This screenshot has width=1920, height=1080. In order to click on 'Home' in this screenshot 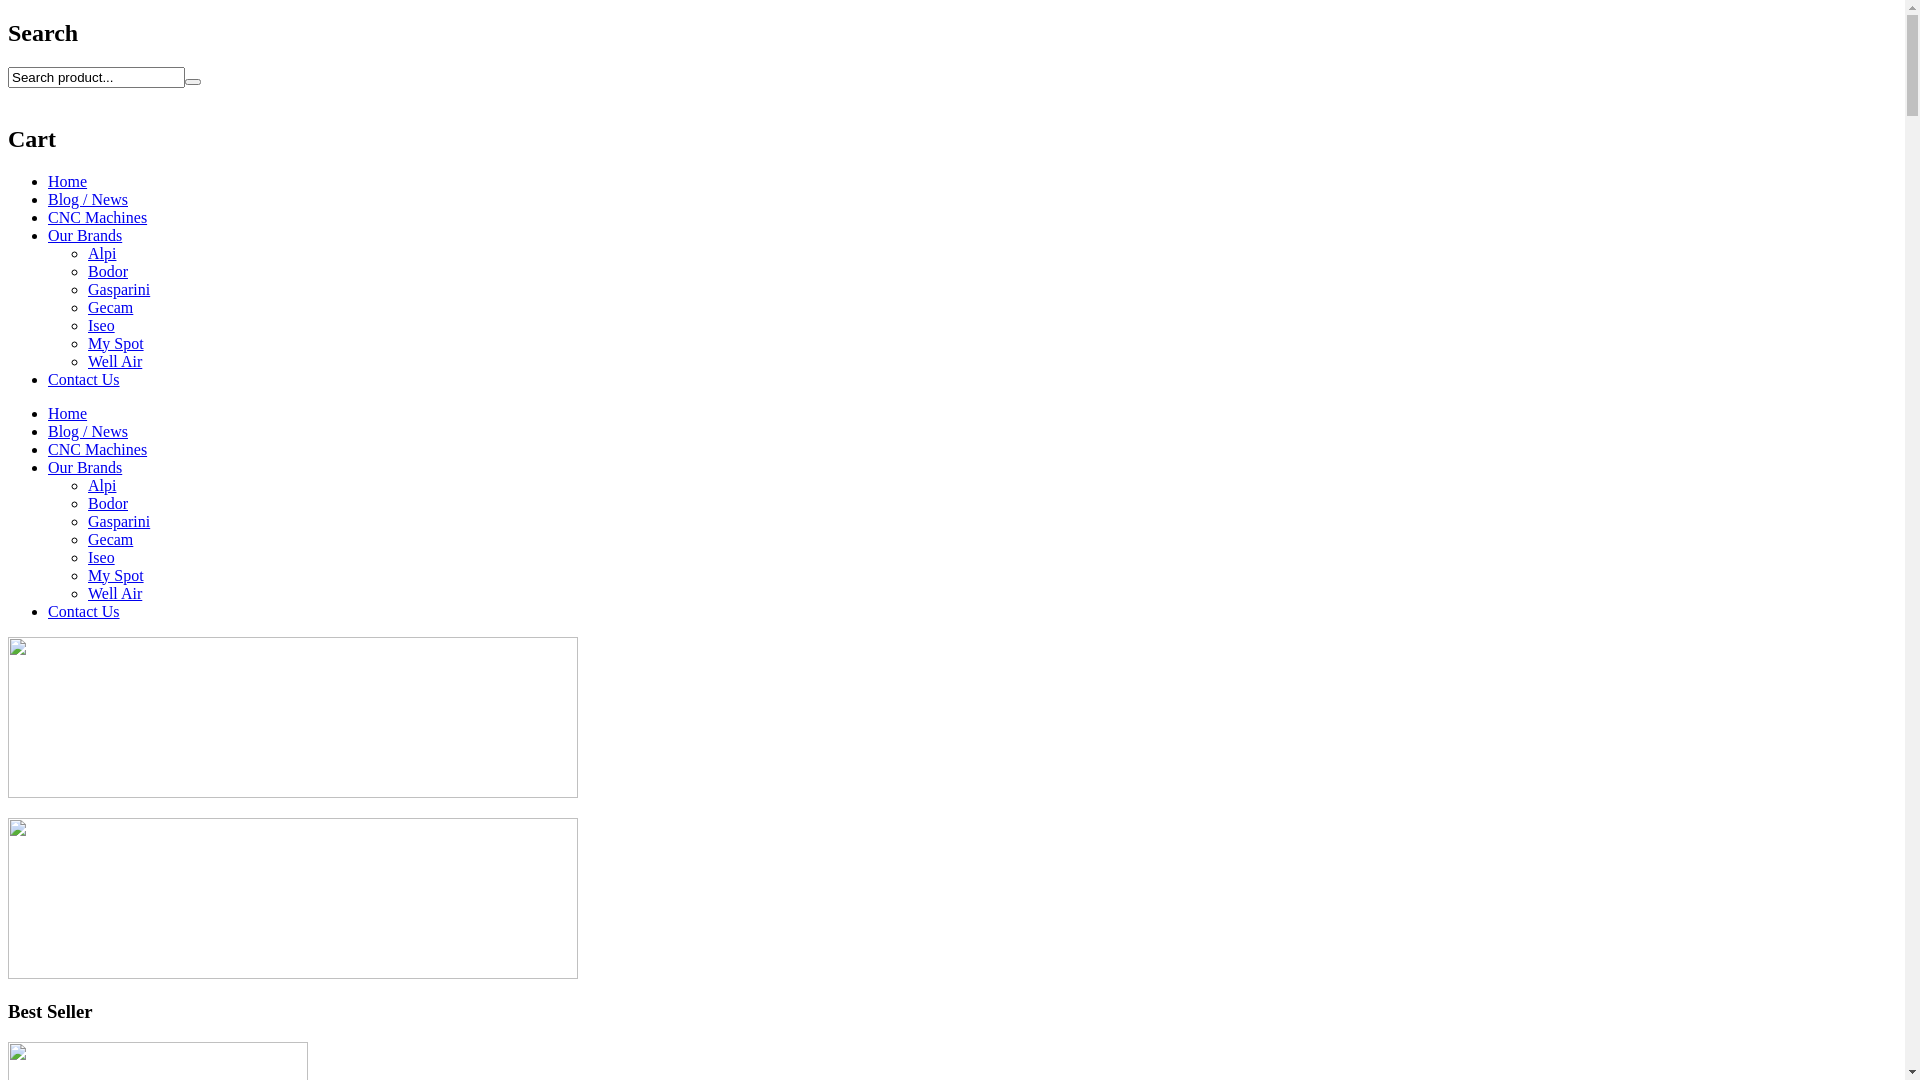, I will do `click(67, 181)`.